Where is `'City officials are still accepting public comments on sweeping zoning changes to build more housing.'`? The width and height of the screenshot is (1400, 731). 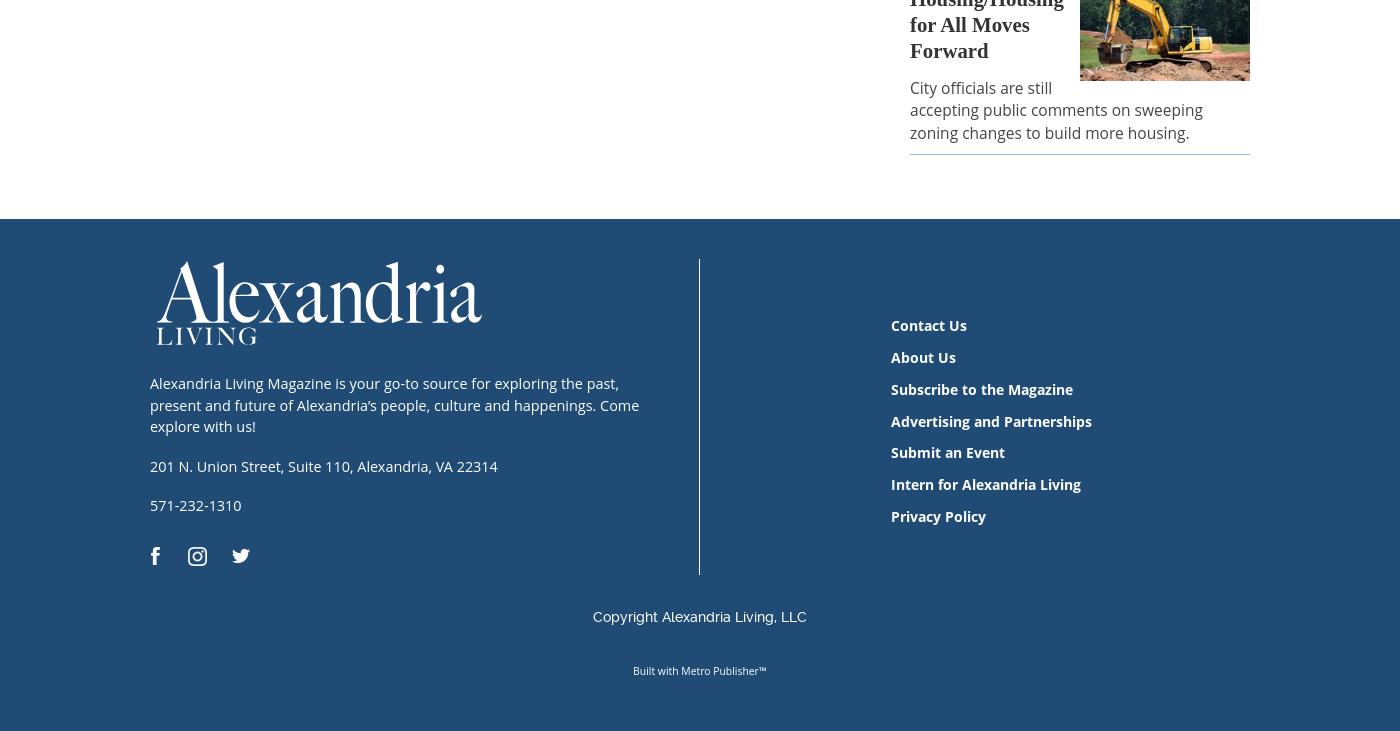 'City officials are still accepting public comments on sweeping zoning changes to build more housing.' is located at coordinates (910, 109).